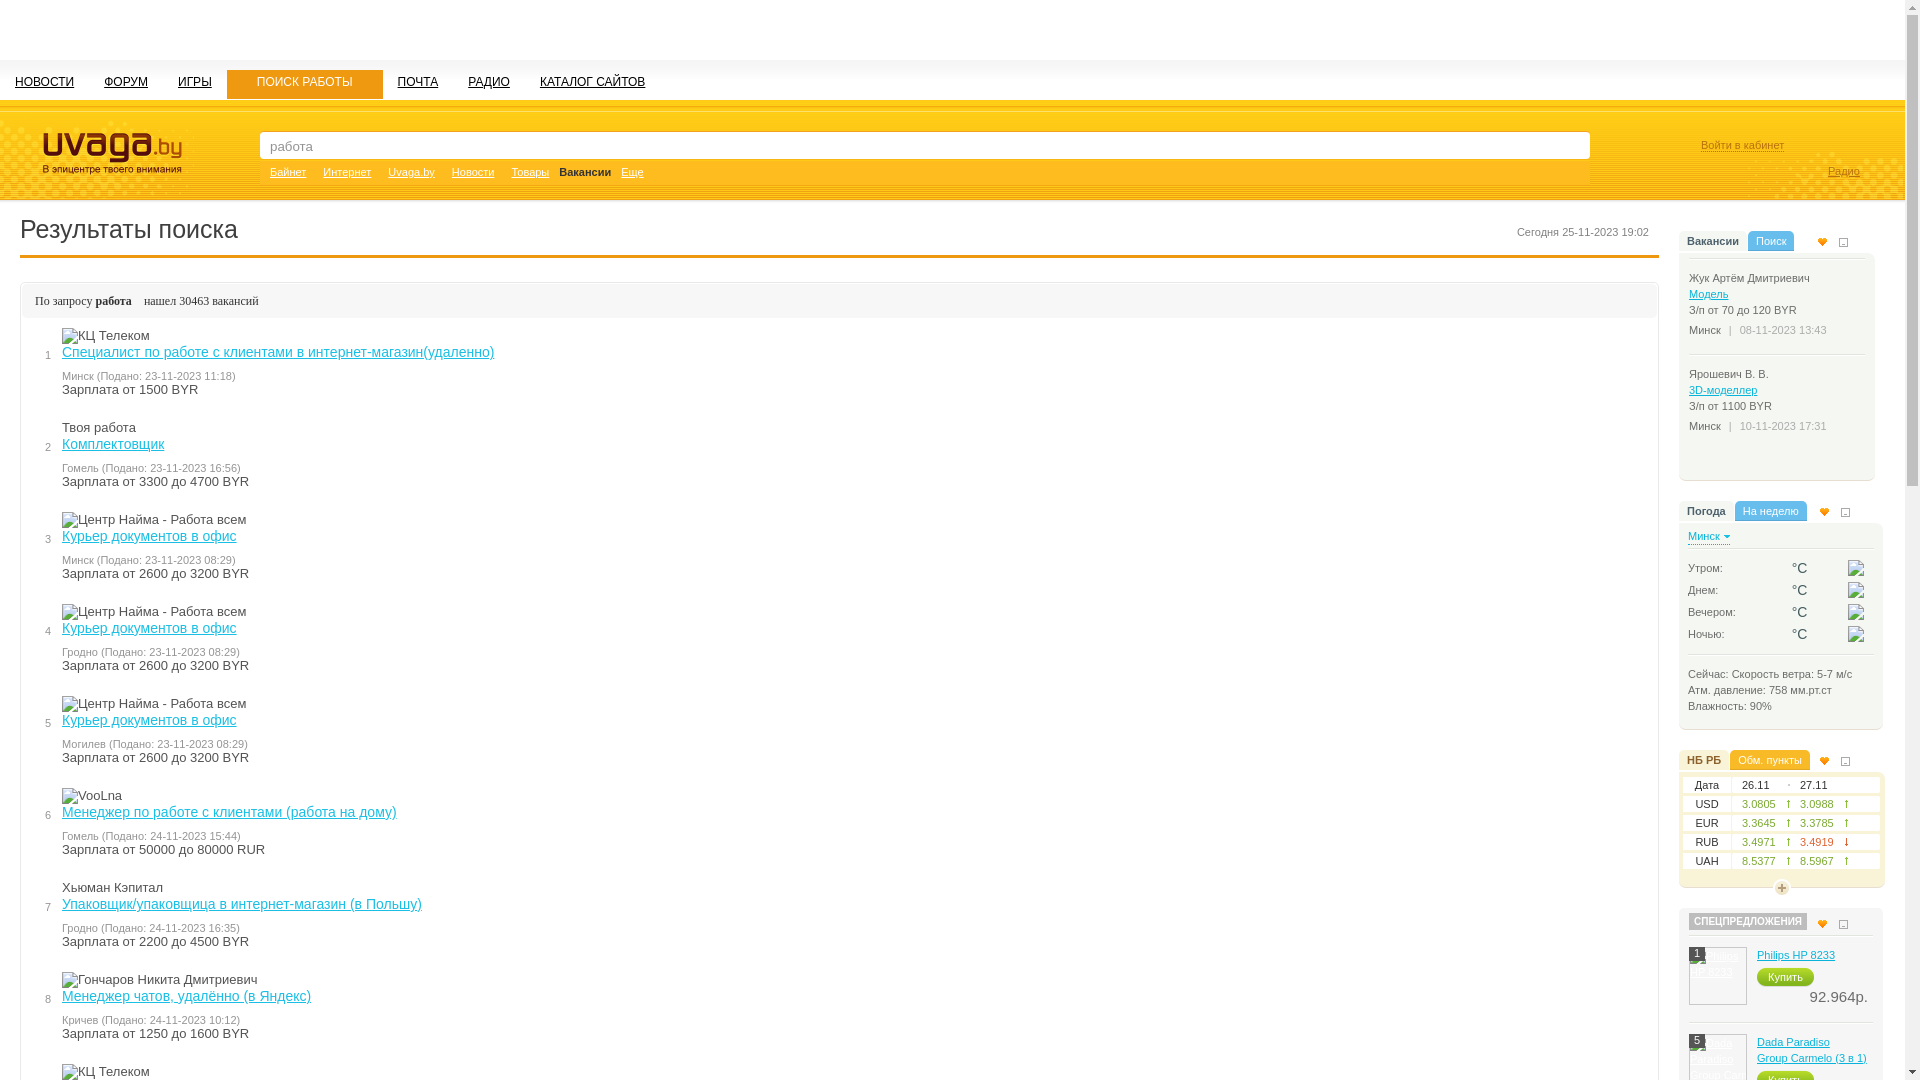  What do you see at coordinates (1855, 633) in the screenshot?
I see `' '` at bounding box center [1855, 633].